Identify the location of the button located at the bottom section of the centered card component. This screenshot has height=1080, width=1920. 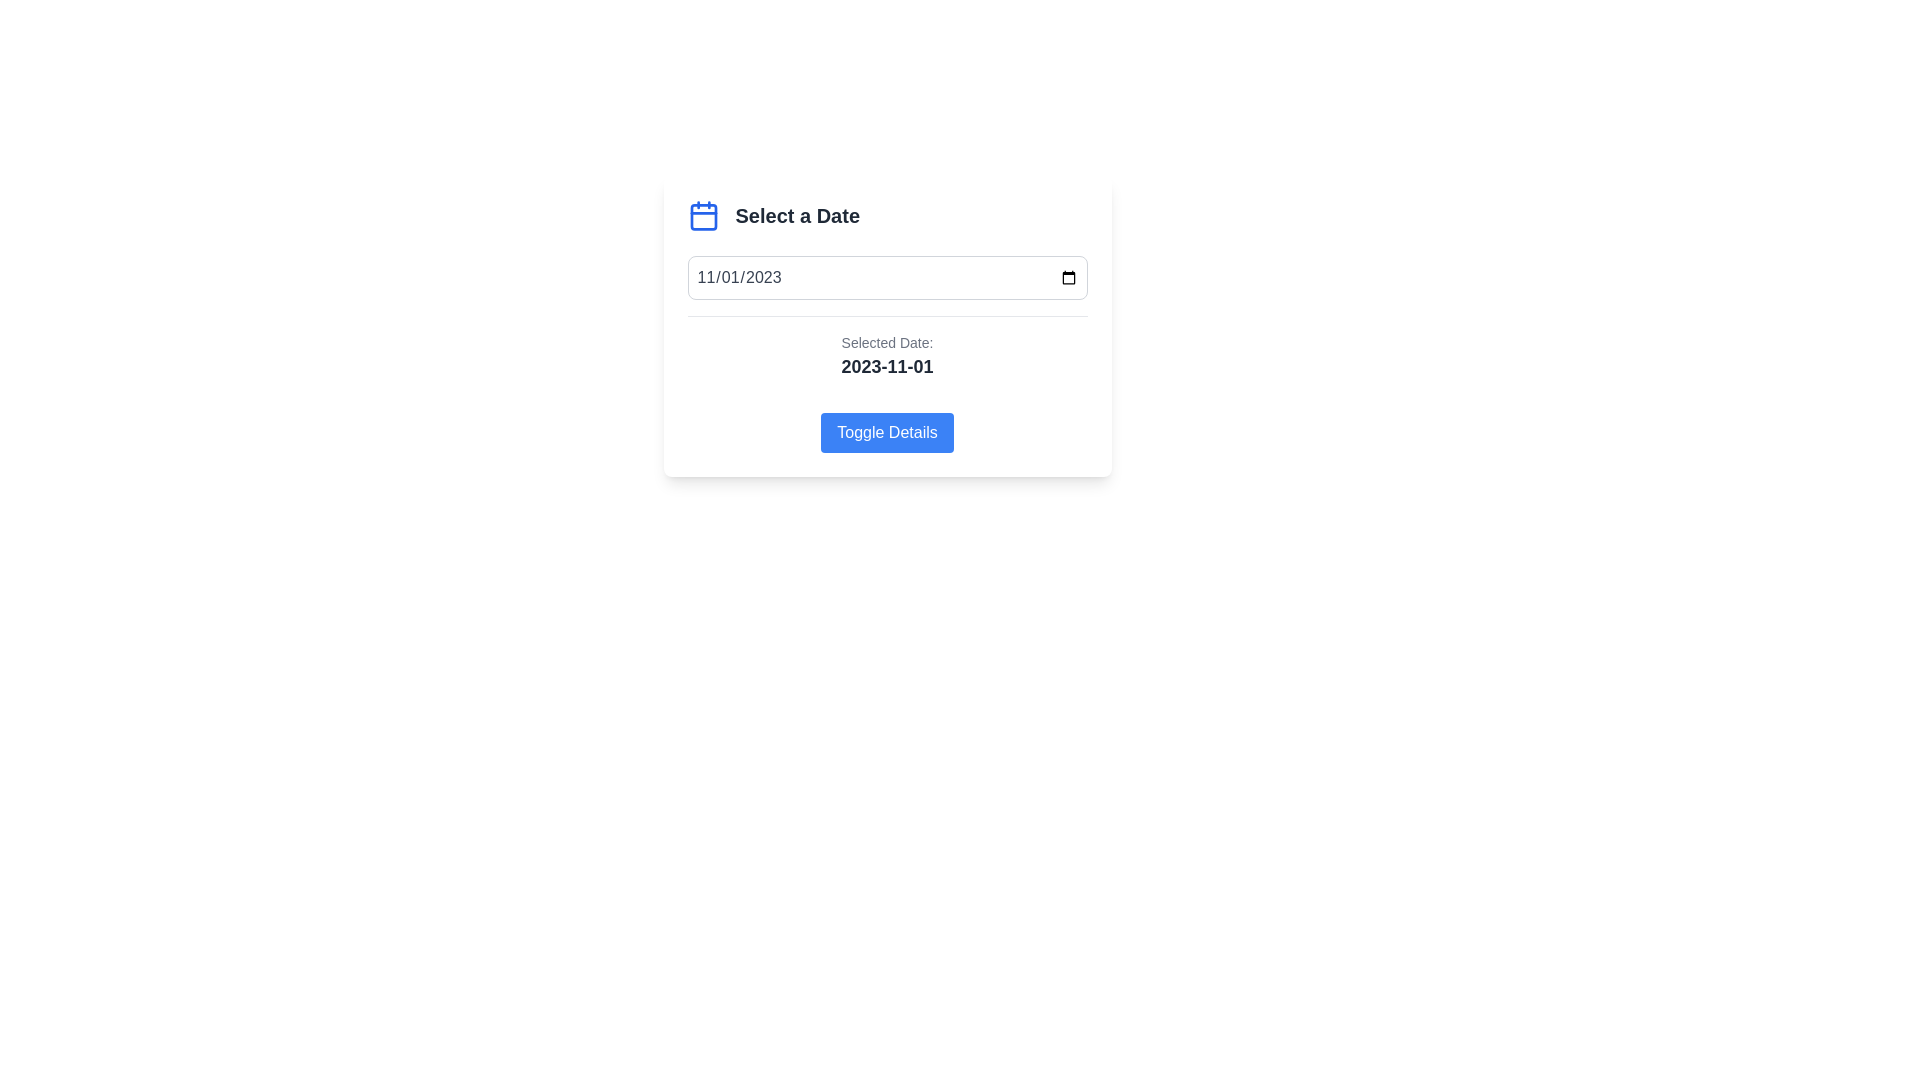
(886, 431).